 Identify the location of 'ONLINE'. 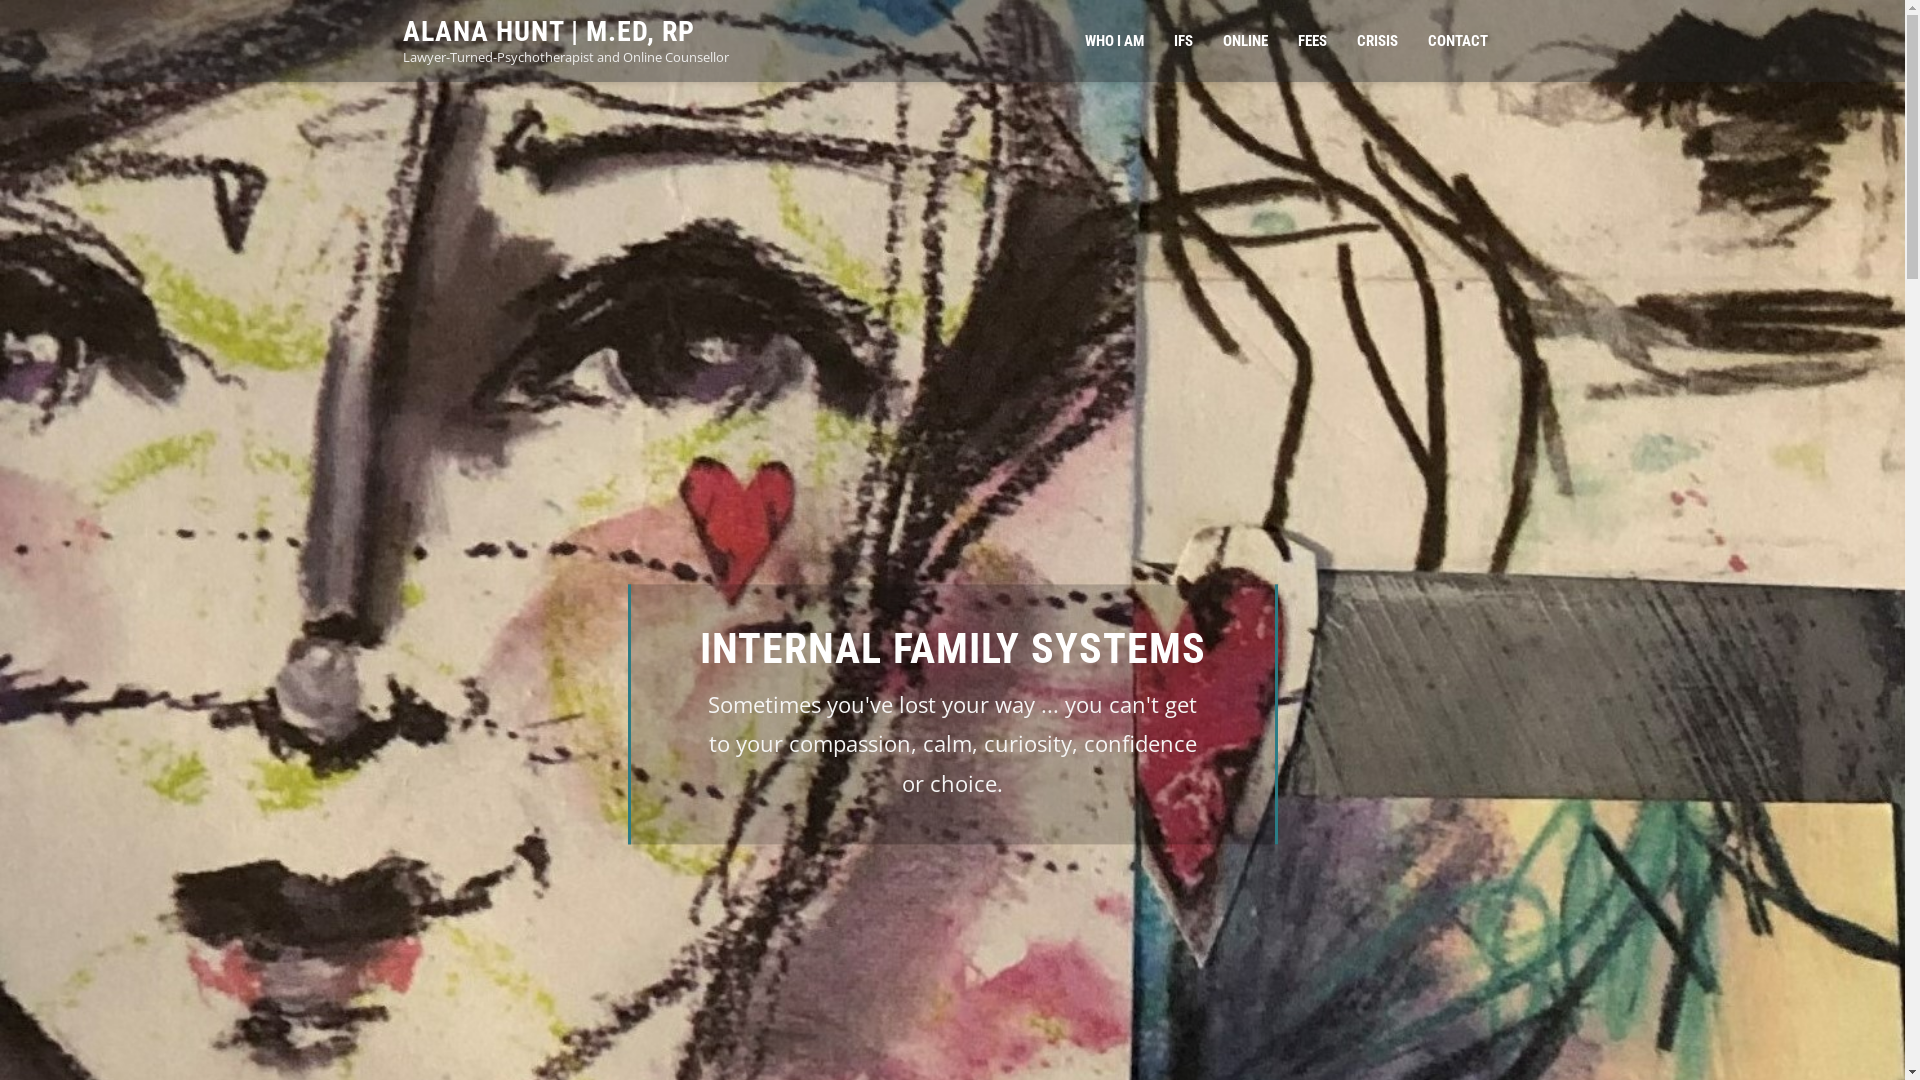
(1207, 41).